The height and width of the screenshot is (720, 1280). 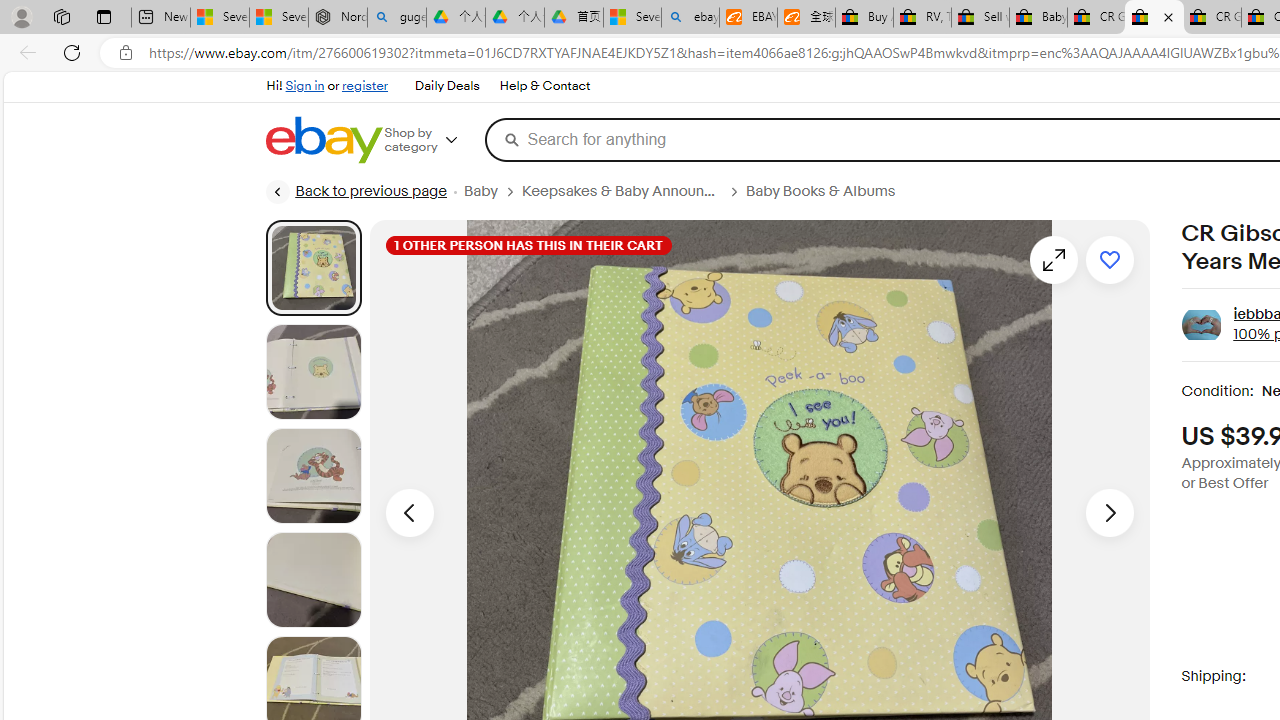 What do you see at coordinates (433, 139) in the screenshot?
I see `'Shop by category'` at bounding box center [433, 139].